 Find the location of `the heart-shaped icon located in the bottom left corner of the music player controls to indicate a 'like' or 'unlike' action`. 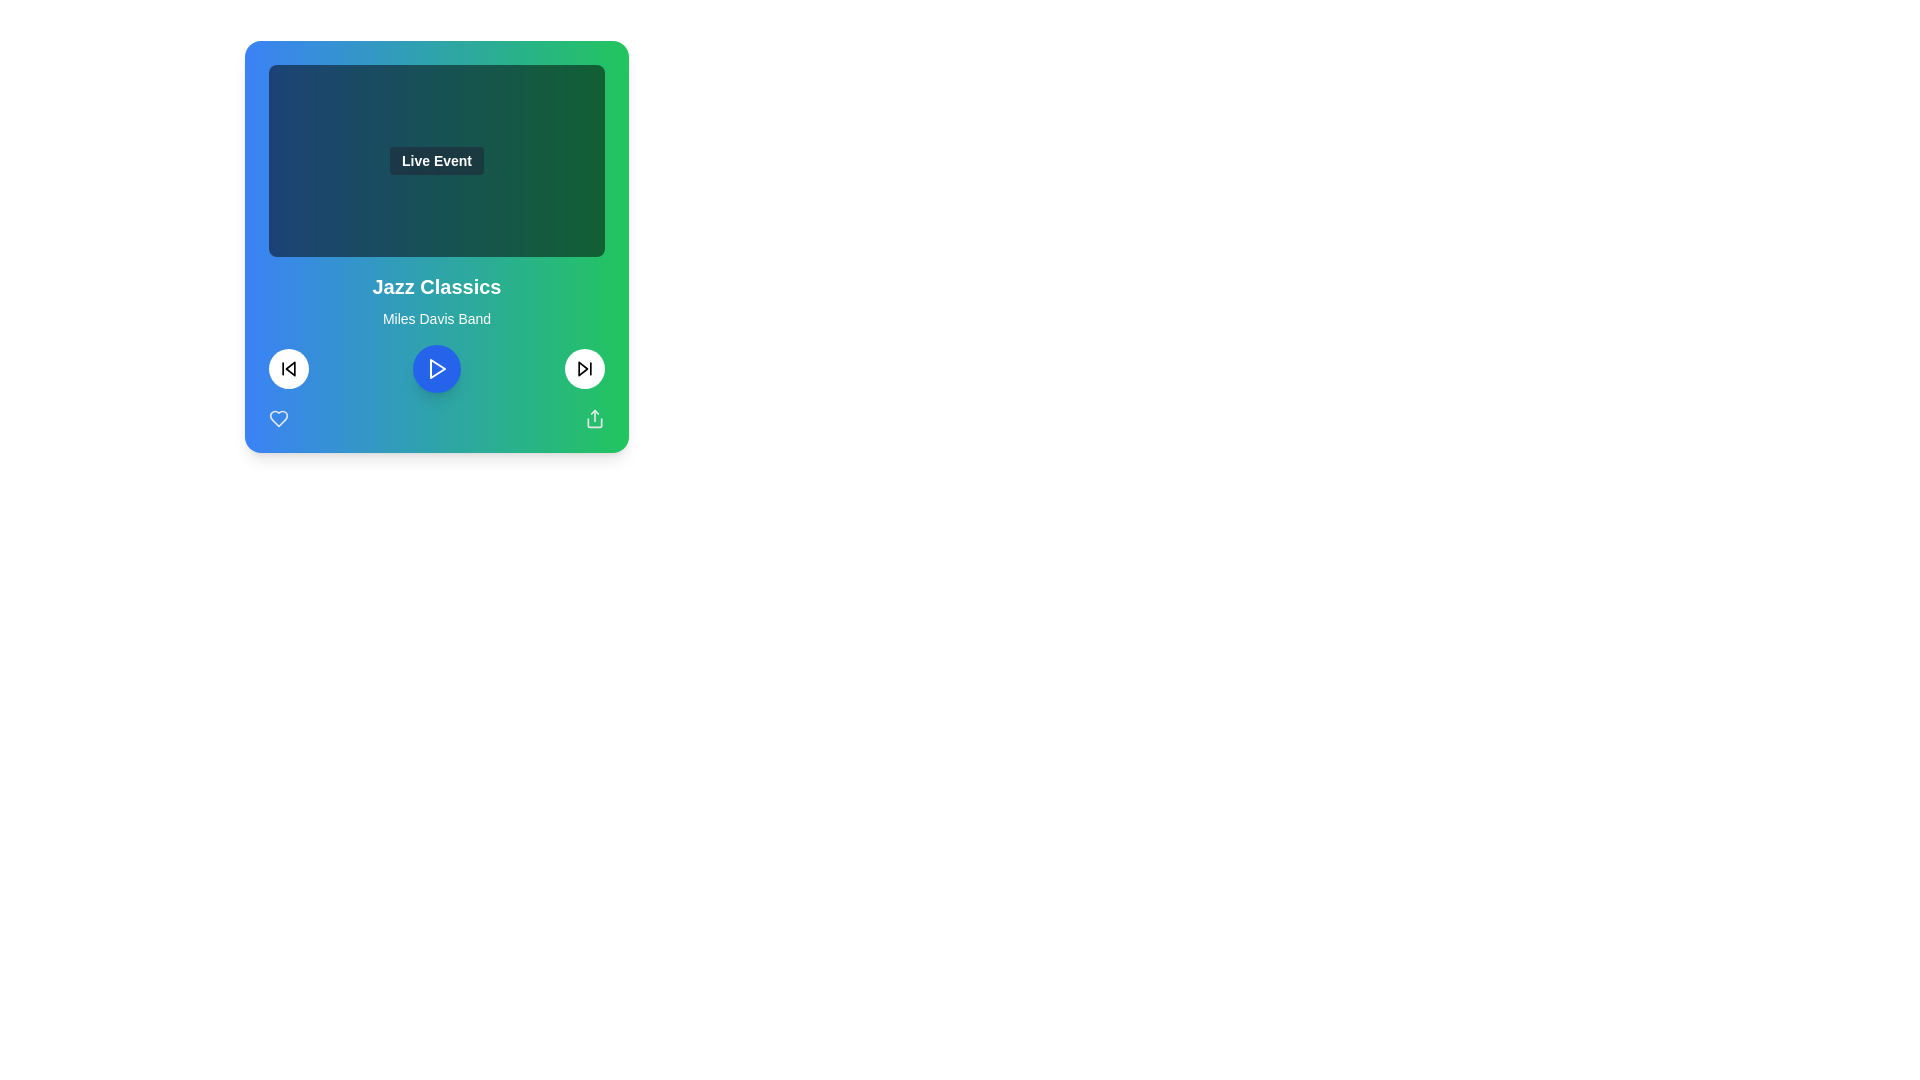

the heart-shaped icon located in the bottom left corner of the music player controls to indicate a 'like' or 'unlike' action is located at coordinates (277, 418).